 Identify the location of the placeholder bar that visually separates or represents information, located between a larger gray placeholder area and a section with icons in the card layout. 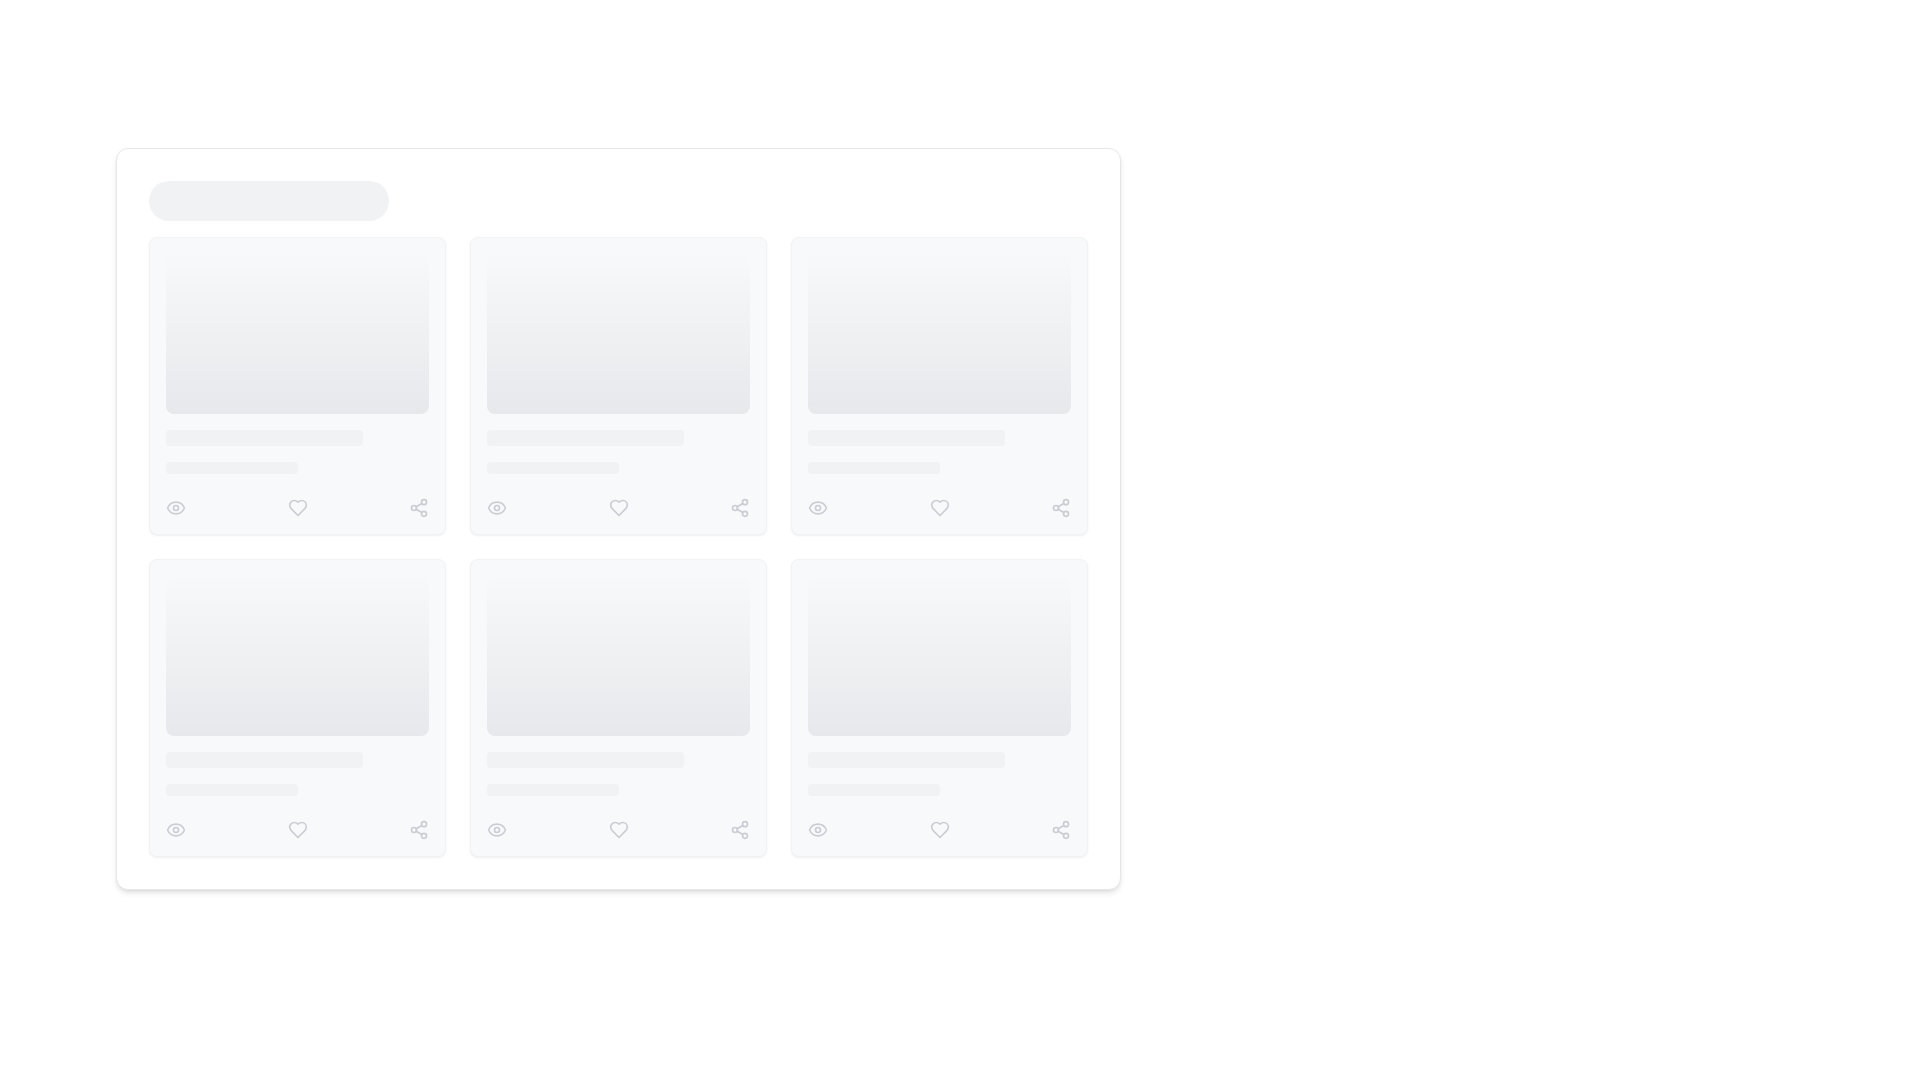
(905, 437).